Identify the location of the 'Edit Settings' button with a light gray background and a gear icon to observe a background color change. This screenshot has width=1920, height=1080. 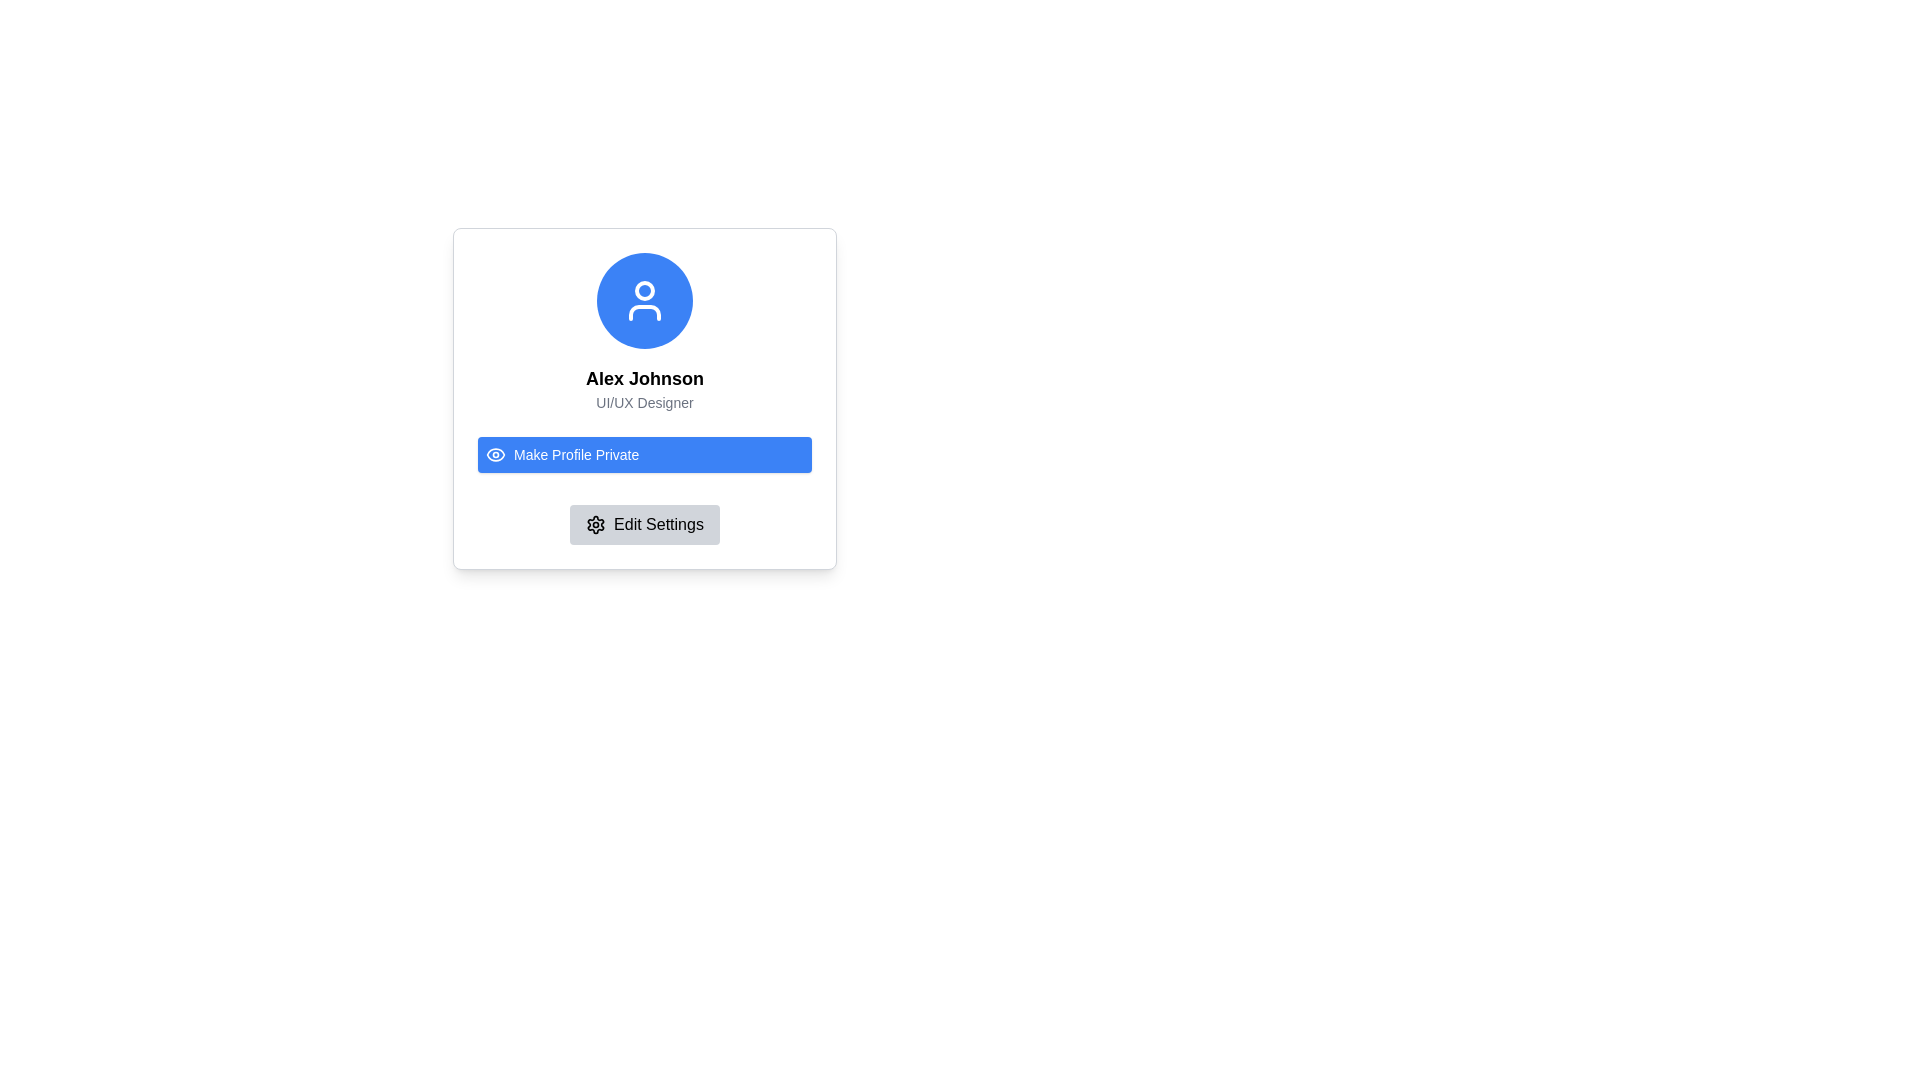
(644, 523).